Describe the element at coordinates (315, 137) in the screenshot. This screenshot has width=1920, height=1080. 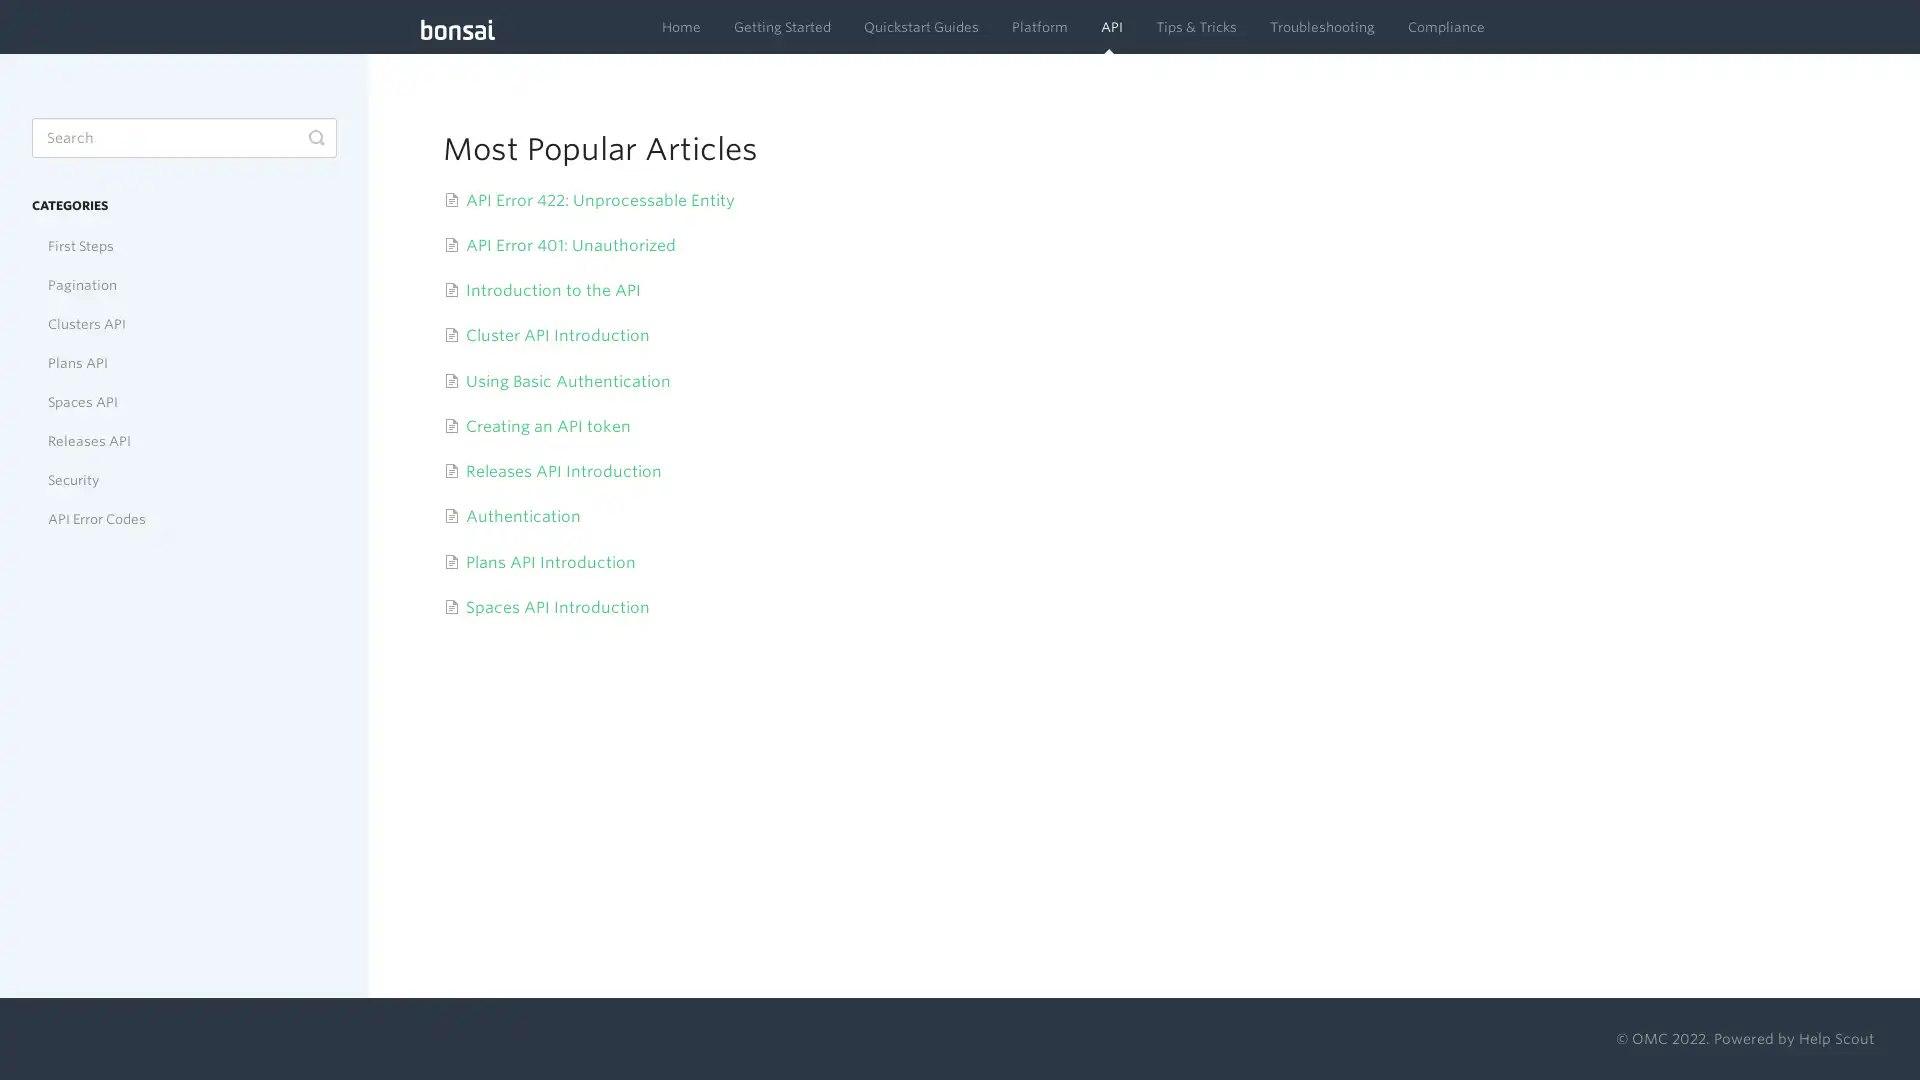
I see `Toggle Search` at that location.